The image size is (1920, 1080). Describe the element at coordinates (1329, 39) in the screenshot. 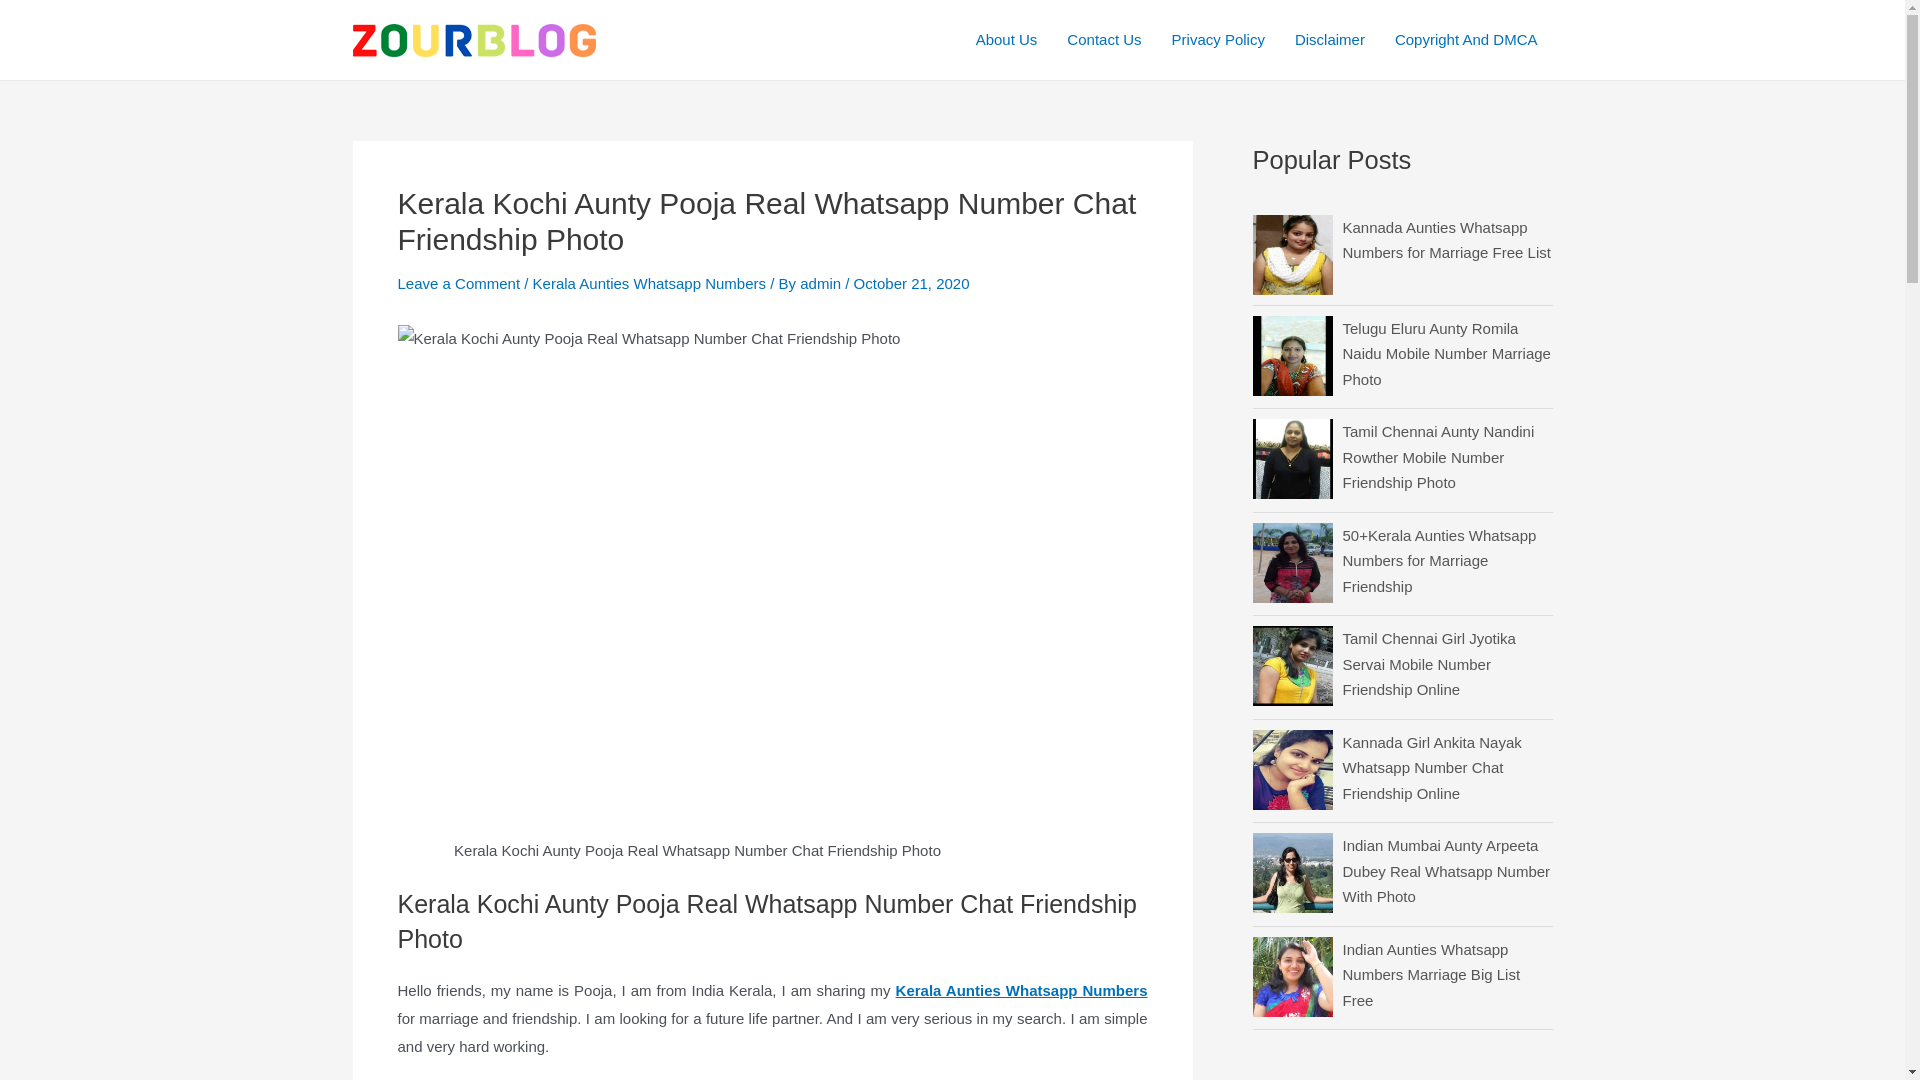

I see `'Disclaimer'` at that location.